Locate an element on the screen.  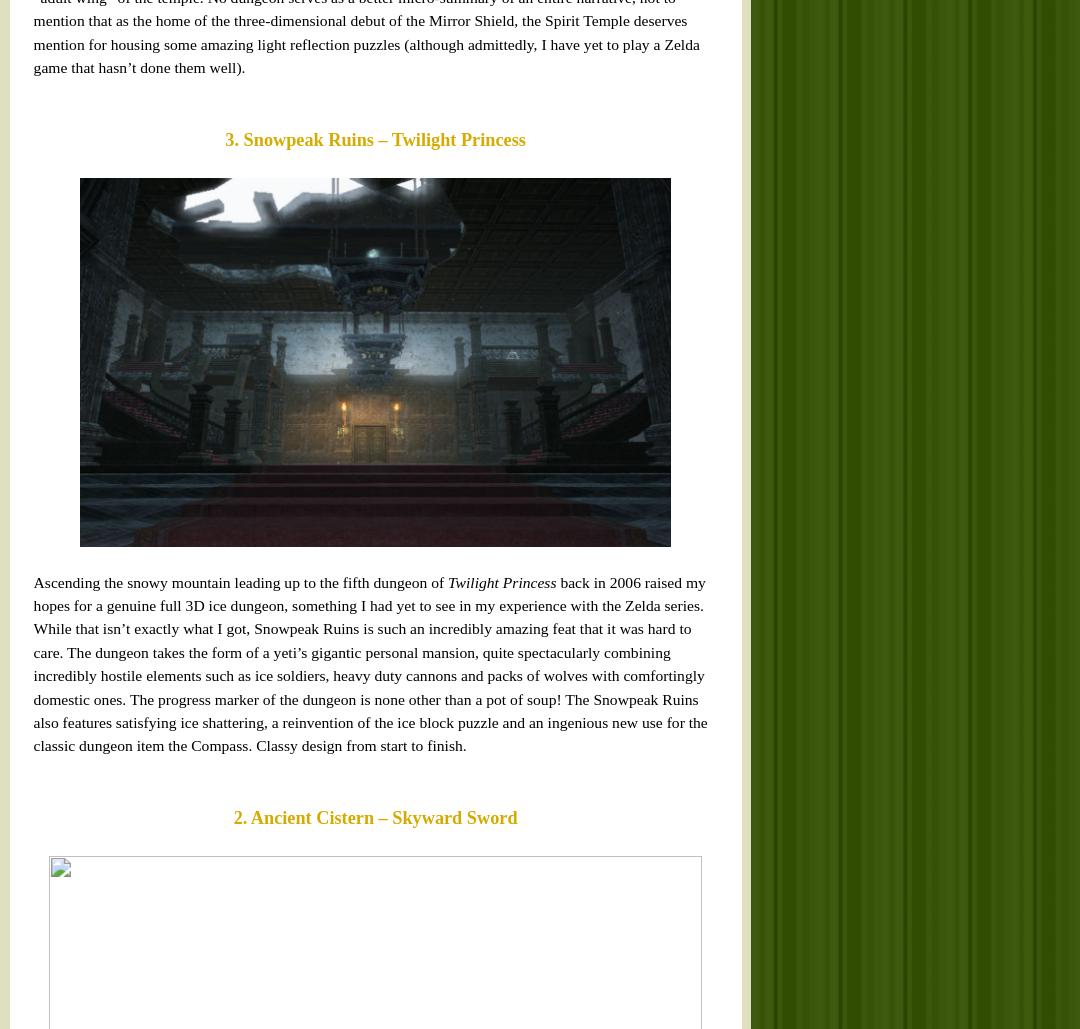
'A Link to the Past' is located at coordinates (303, 532).